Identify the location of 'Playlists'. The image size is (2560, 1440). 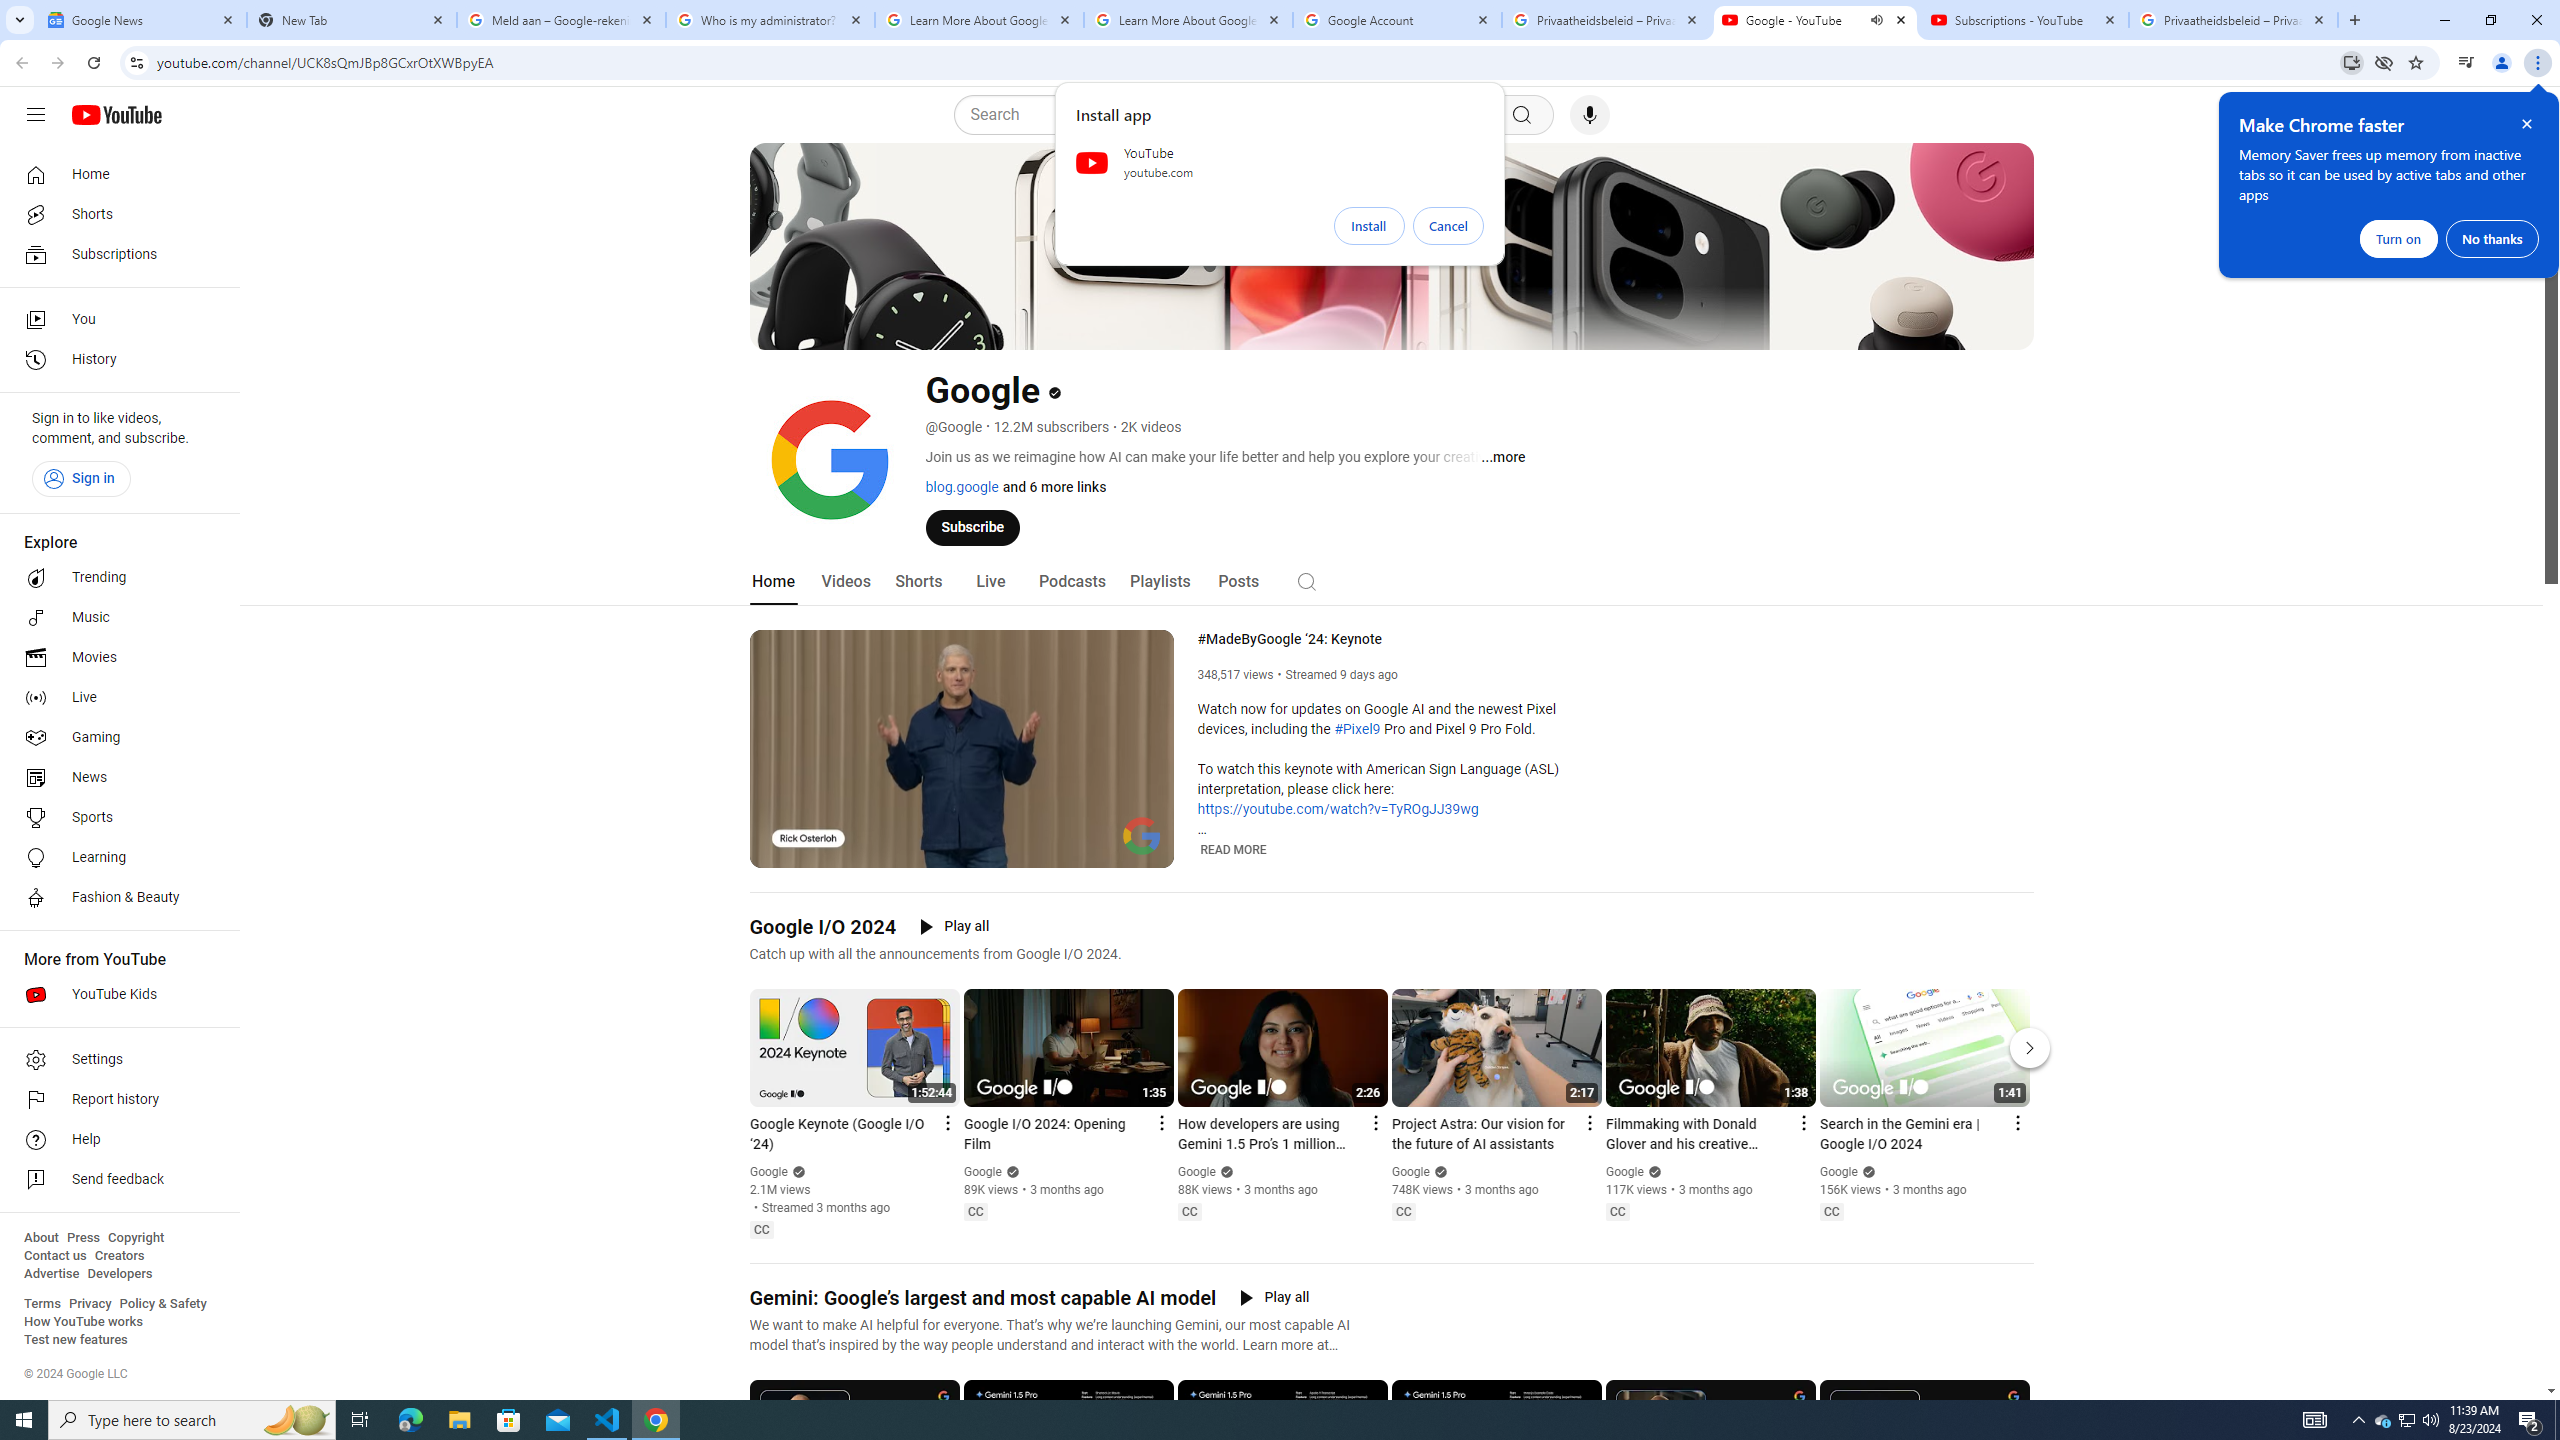
(1158, 581).